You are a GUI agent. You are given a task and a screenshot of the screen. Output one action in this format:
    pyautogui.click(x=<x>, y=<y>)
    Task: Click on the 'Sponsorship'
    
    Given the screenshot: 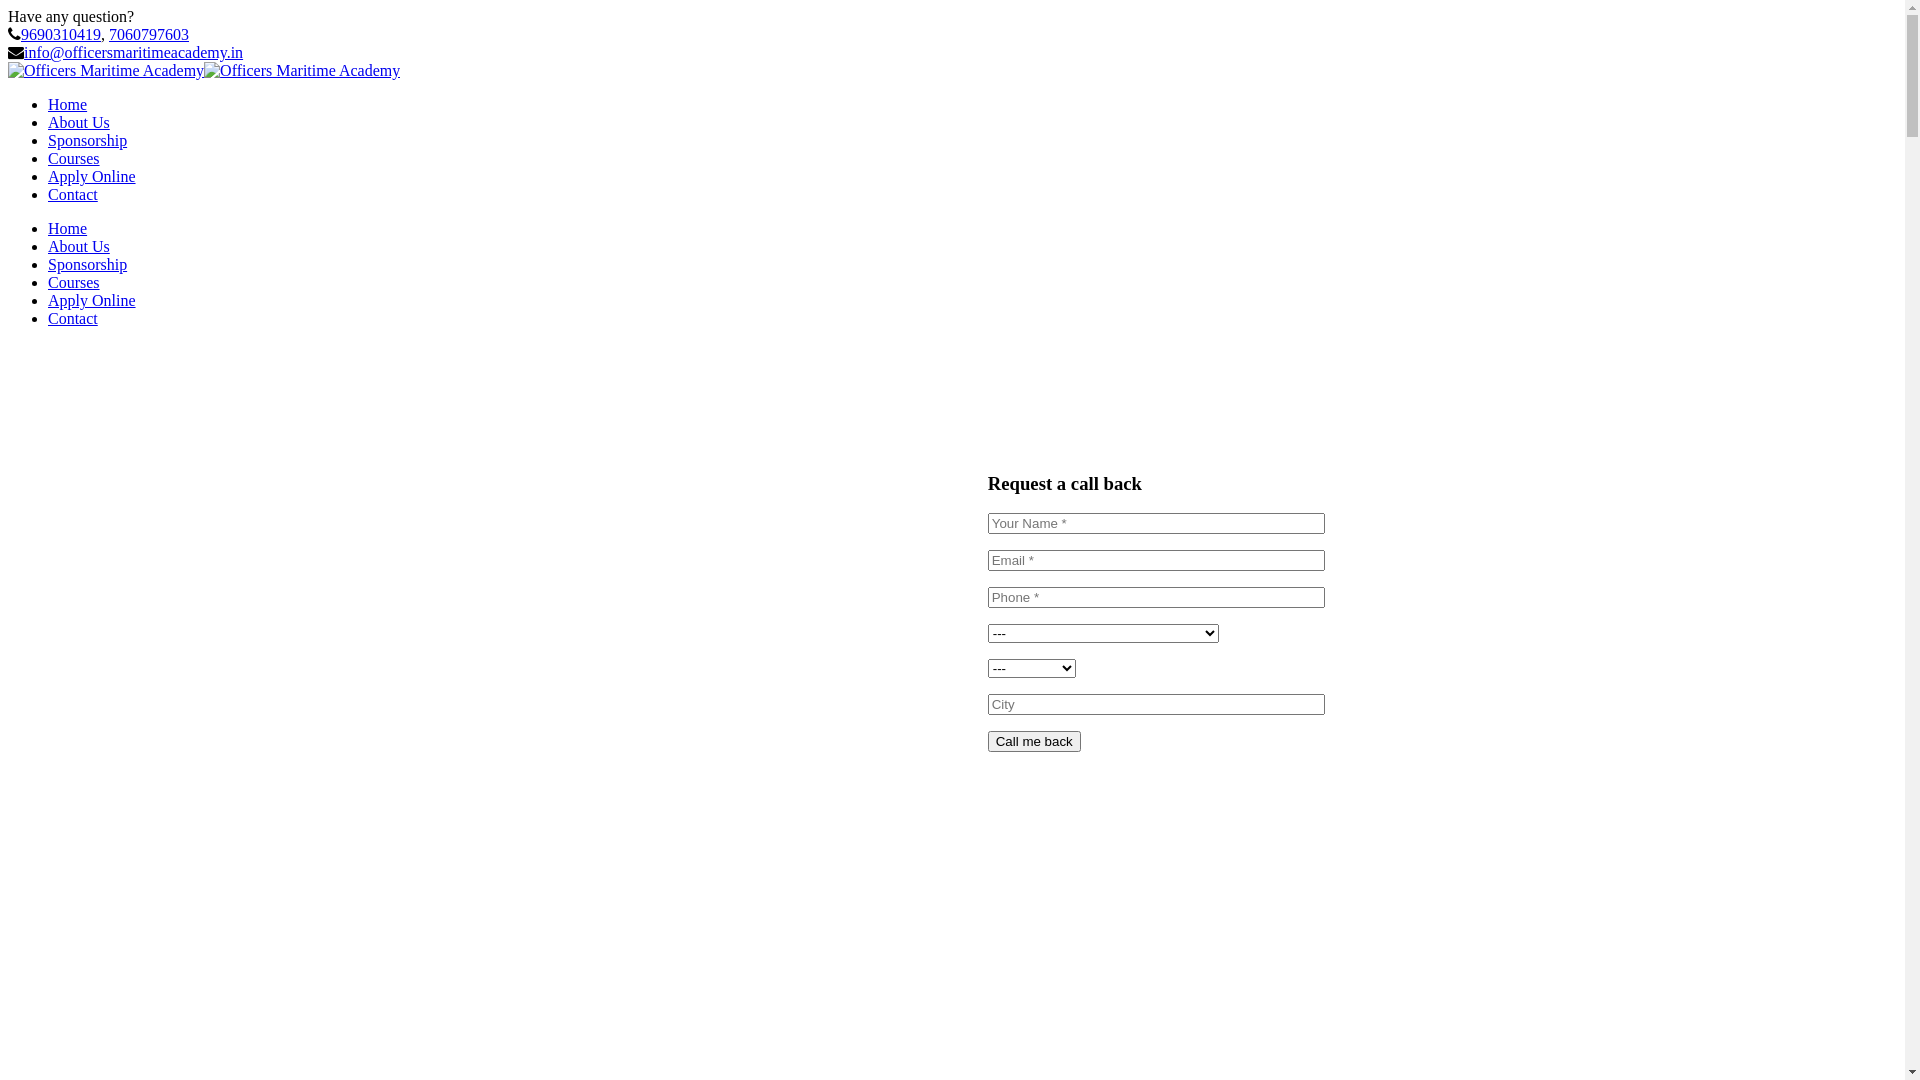 What is the action you would take?
    pyautogui.click(x=86, y=139)
    